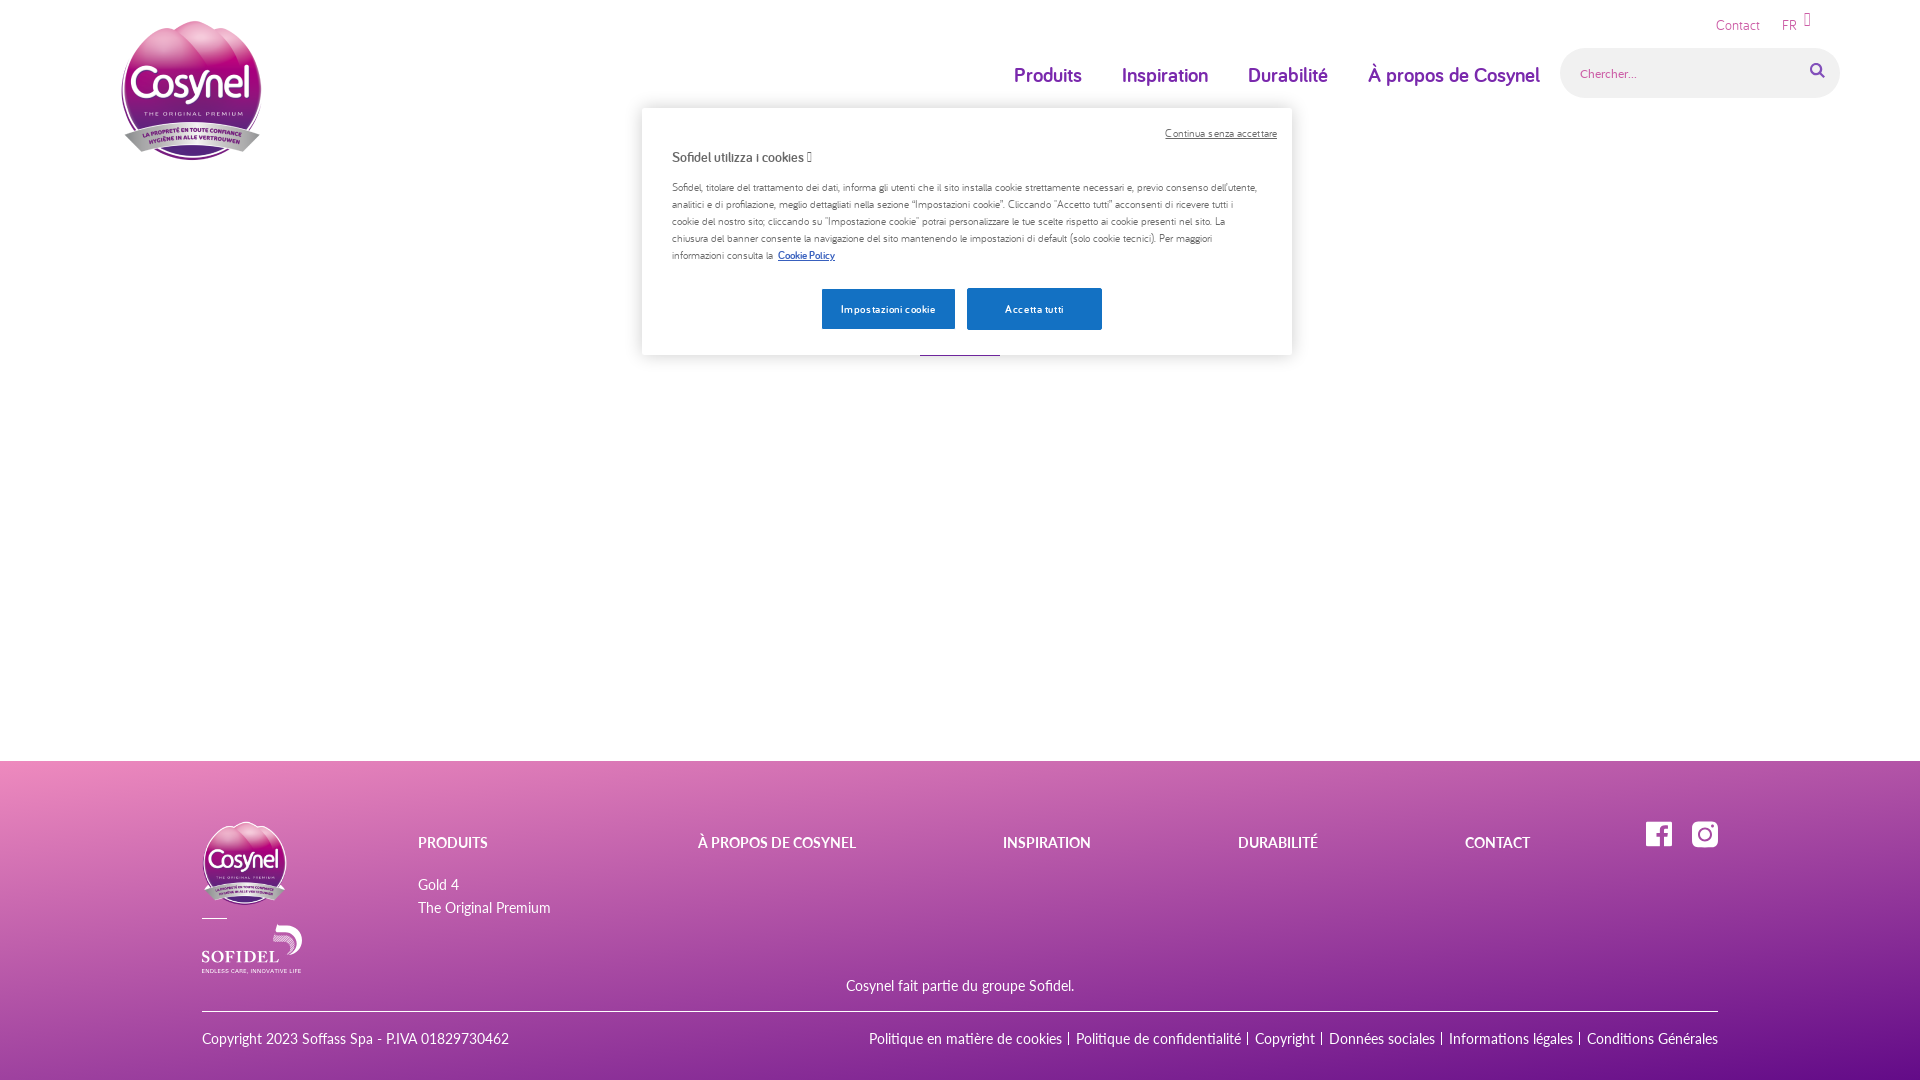 This screenshot has height=1080, width=1920. Describe the element at coordinates (960, 343) in the screenshot. I see `'Back to homepage'` at that location.